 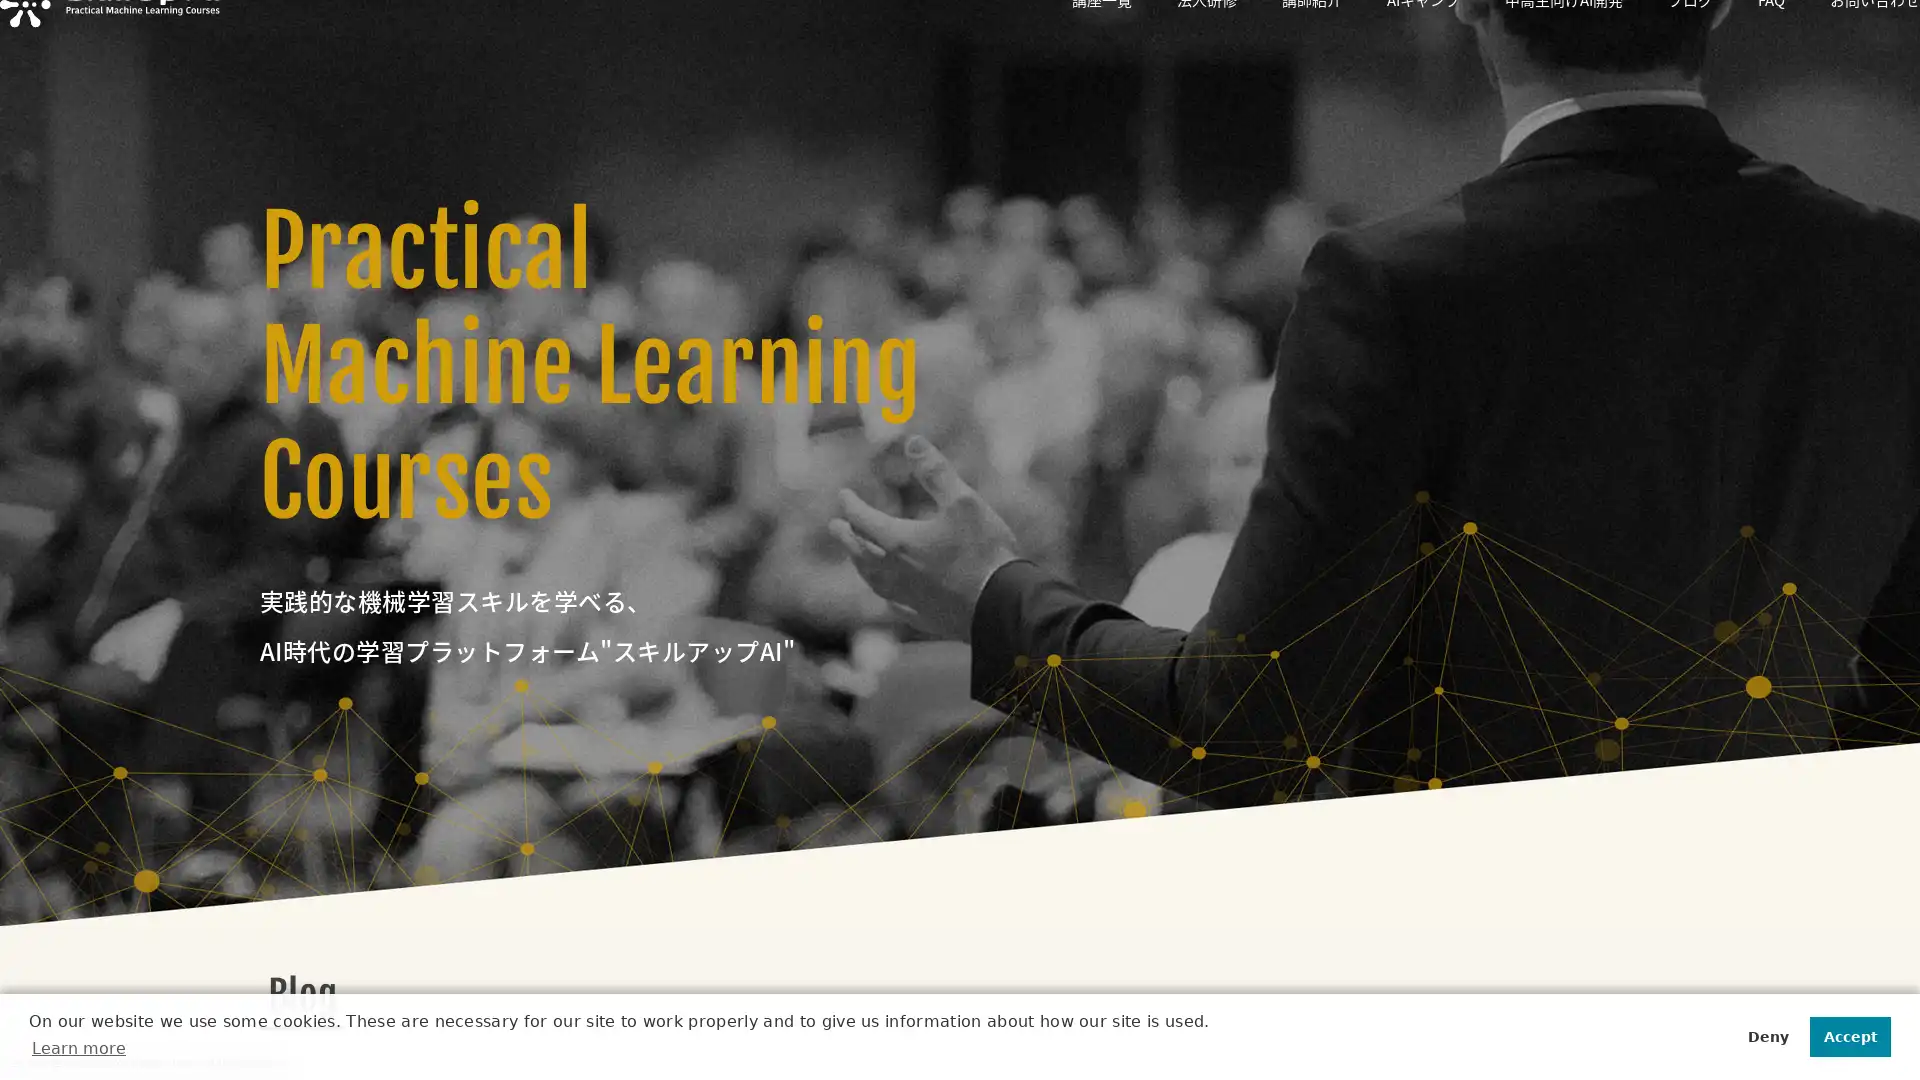 What do you see at coordinates (80, 1047) in the screenshot?
I see `learn more about cookies` at bounding box center [80, 1047].